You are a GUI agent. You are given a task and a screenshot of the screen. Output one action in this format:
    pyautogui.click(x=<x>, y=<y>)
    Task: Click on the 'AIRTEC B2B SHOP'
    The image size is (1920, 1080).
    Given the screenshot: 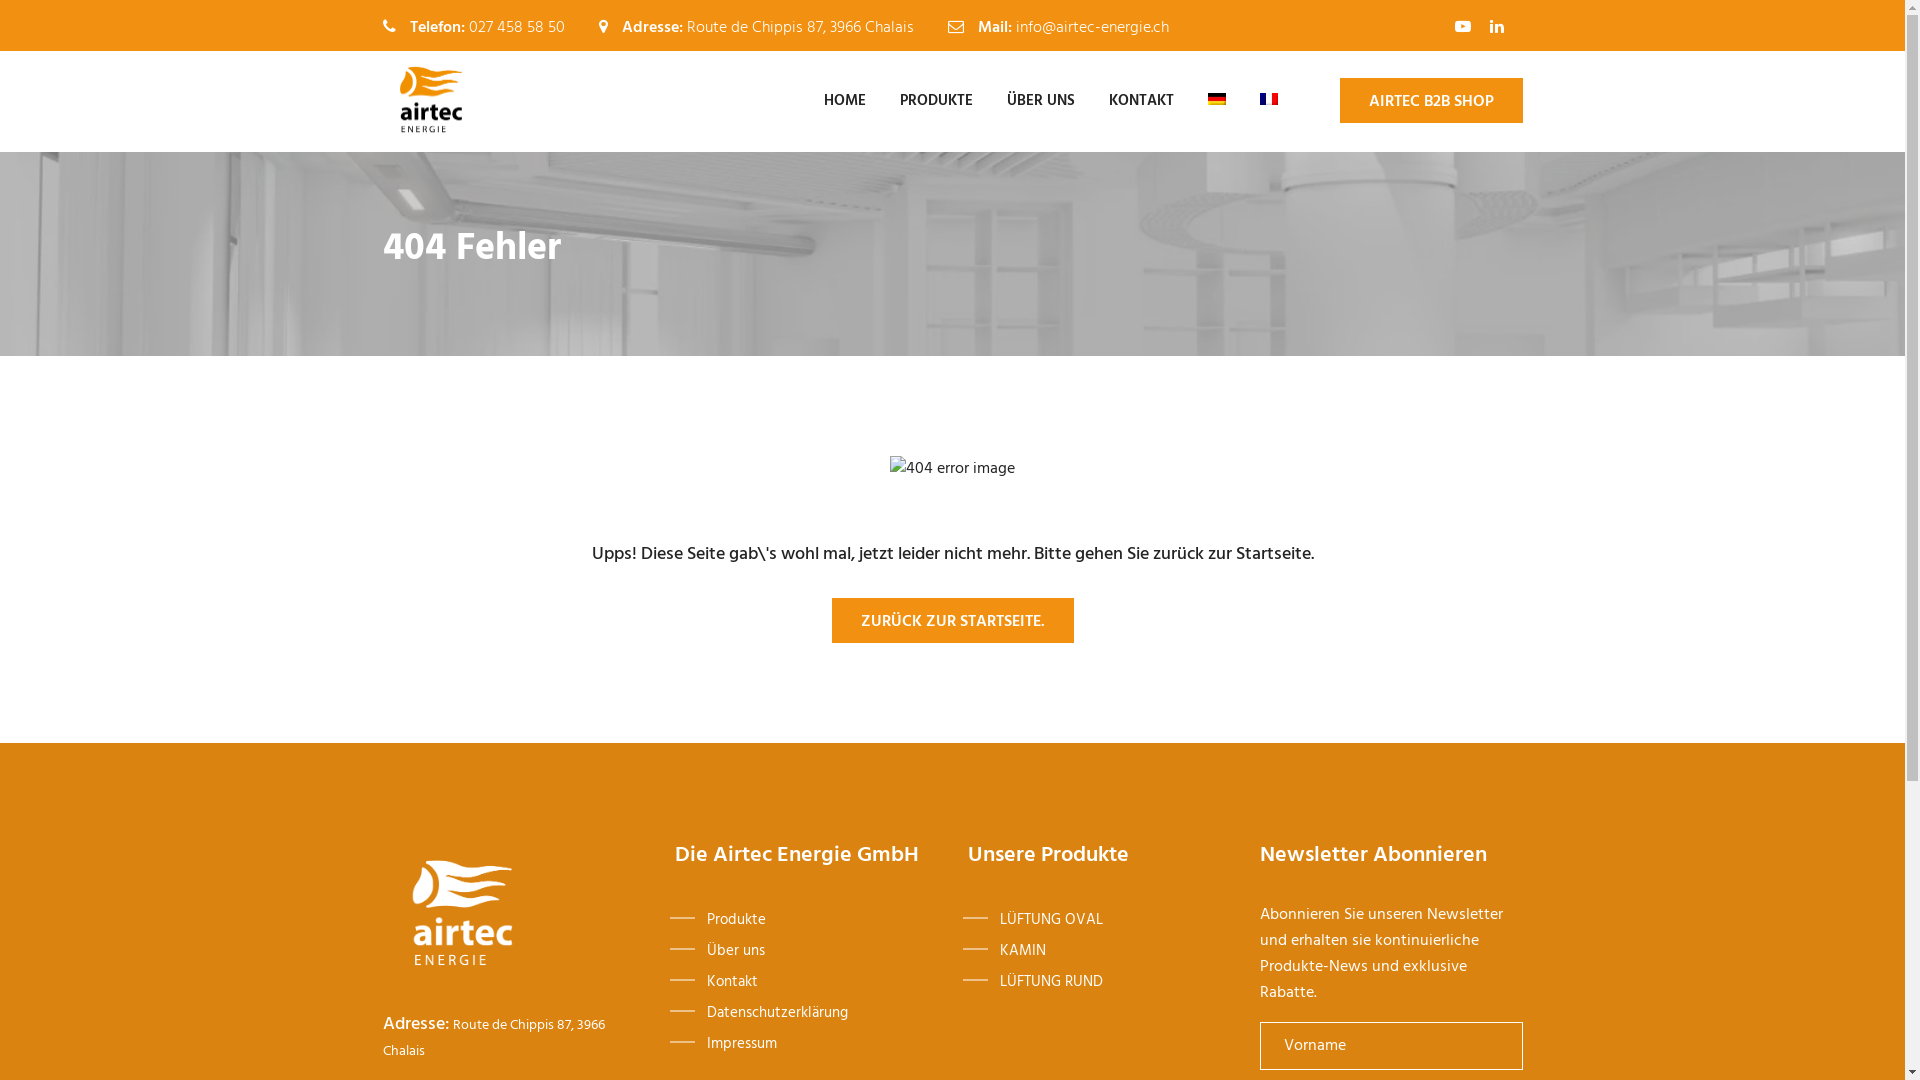 What is the action you would take?
    pyautogui.click(x=1430, y=100)
    